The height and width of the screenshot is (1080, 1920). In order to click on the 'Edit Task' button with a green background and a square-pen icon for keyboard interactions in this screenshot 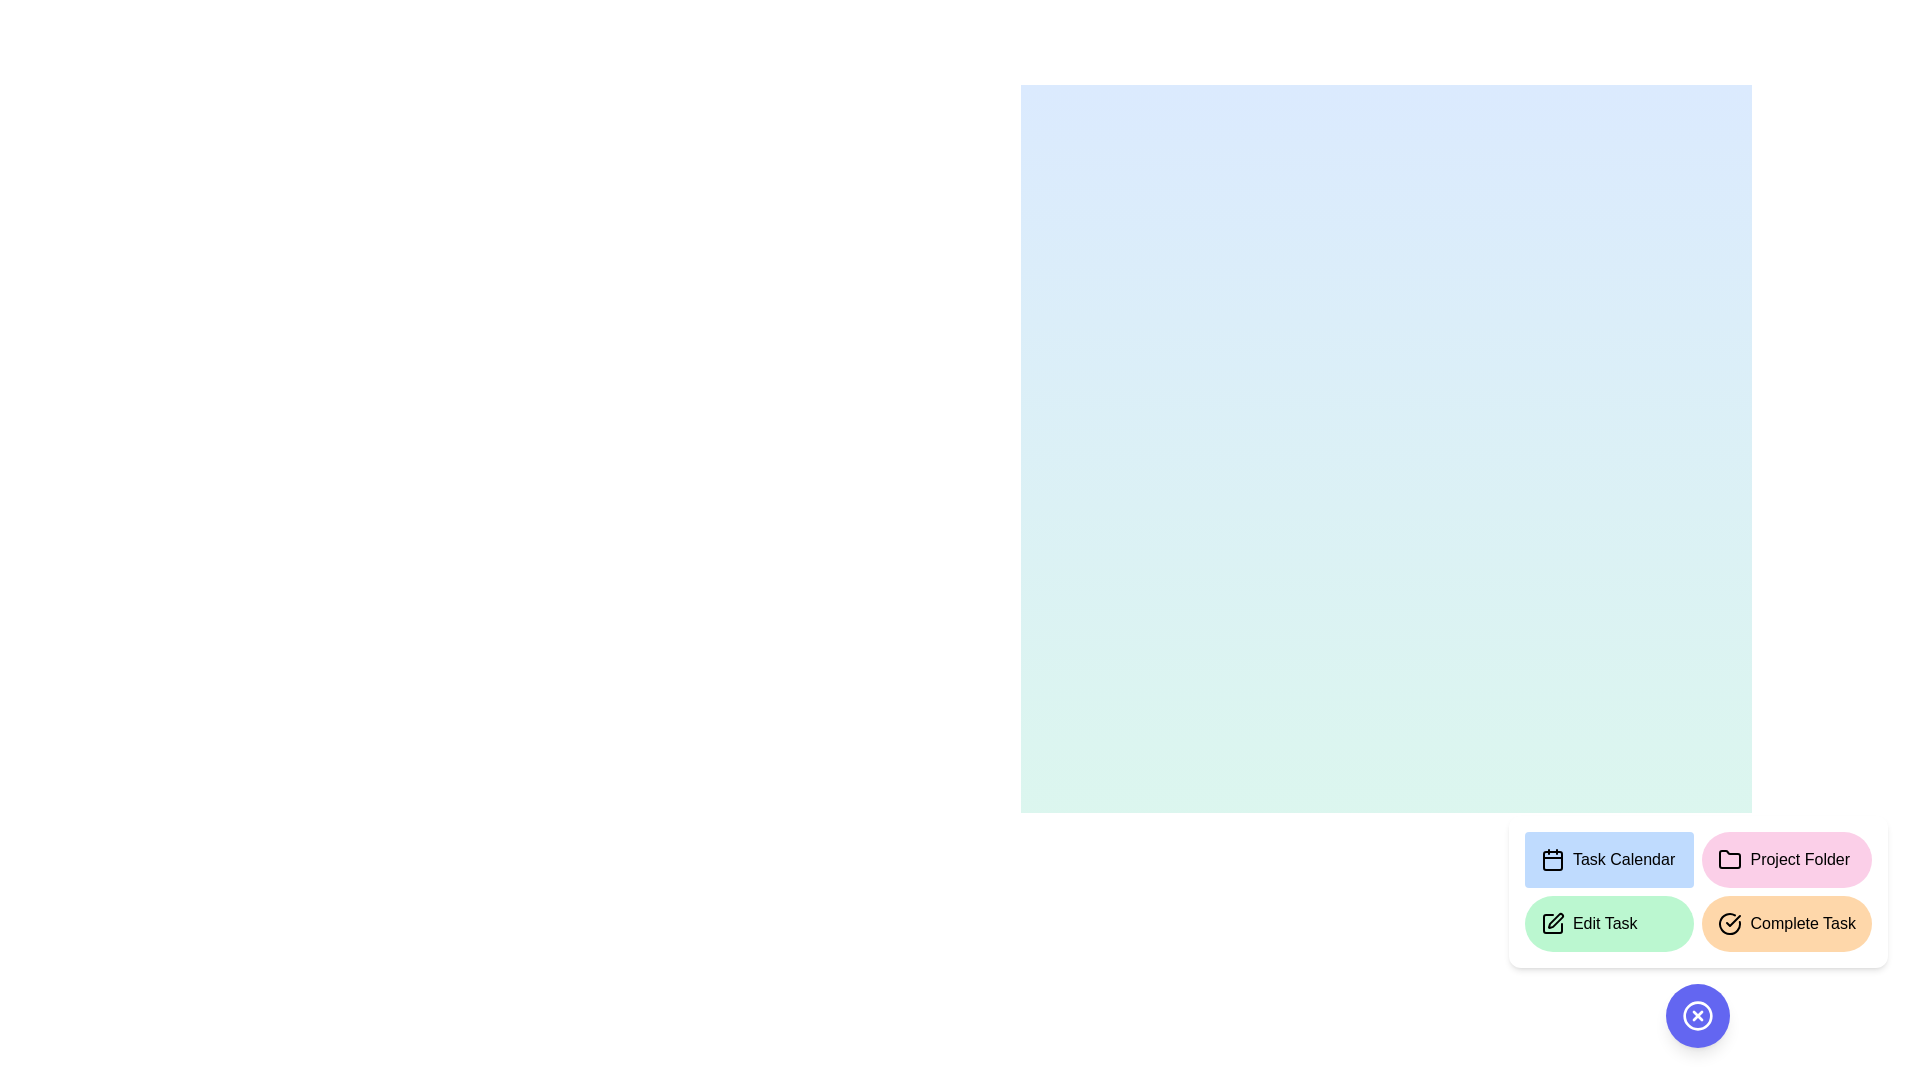, I will do `click(1609, 924)`.